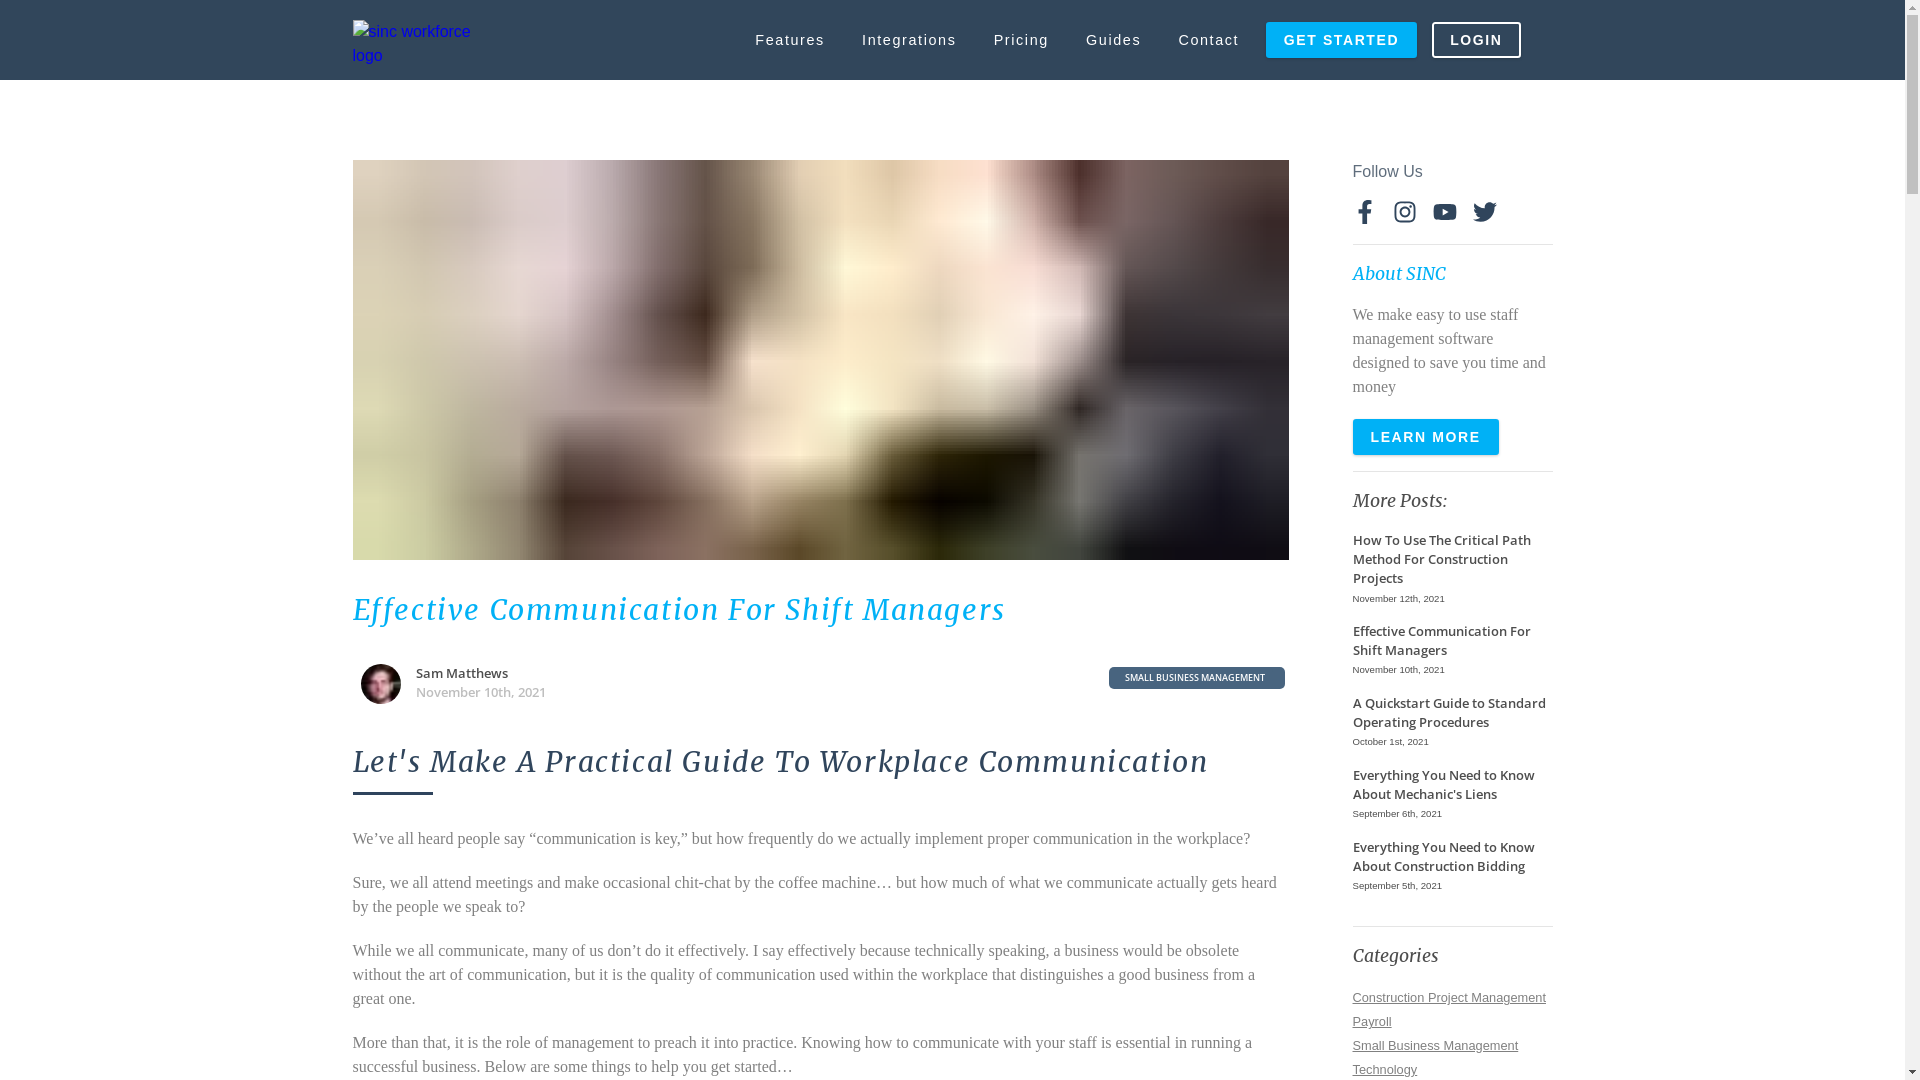 The height and width of the screenshot is (1080, 1920). Describe the element at coordinates (1434, 1043) in the screenshot. I see `'Small Business Management'` at that location.